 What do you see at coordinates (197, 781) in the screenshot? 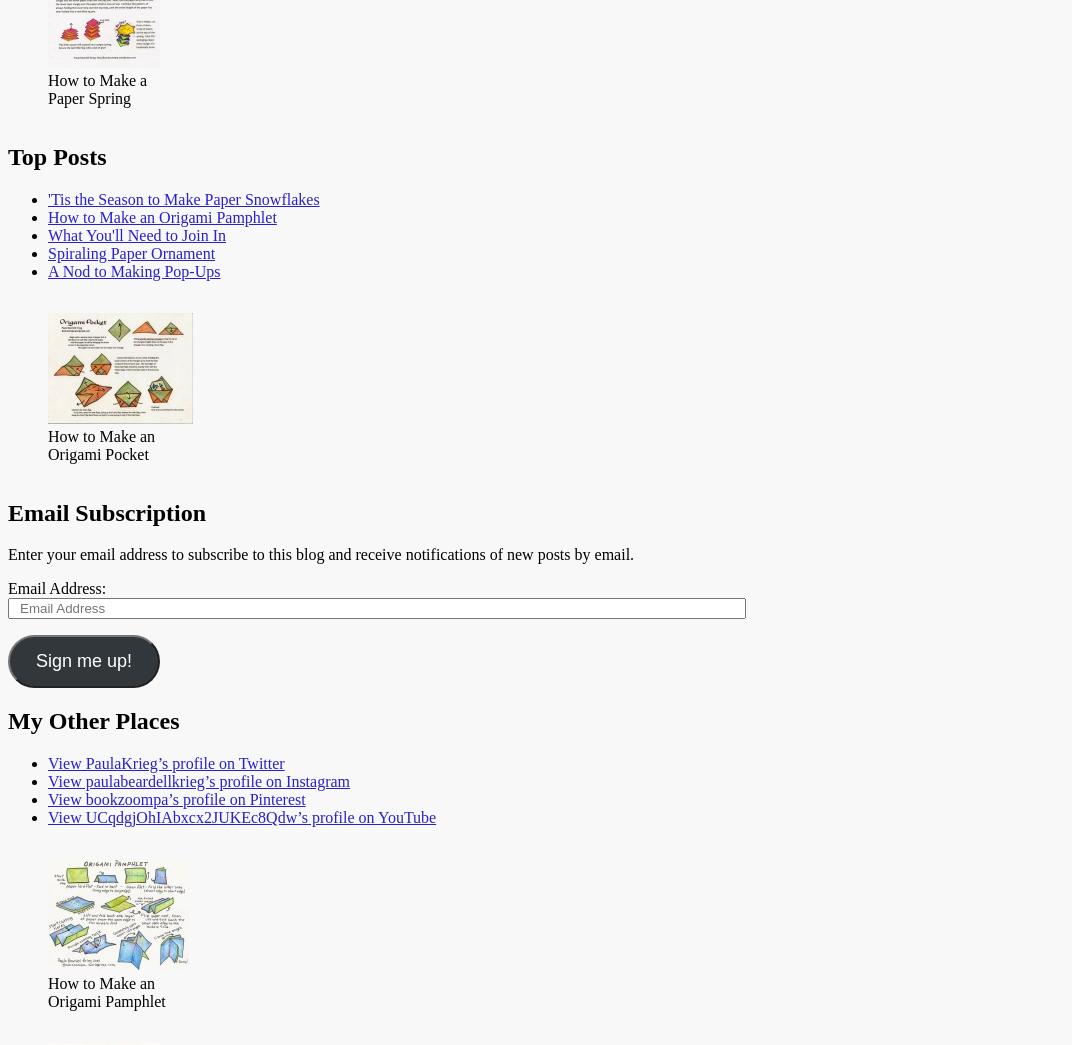
I see `'View paulabeardellkrieg’s profile on Instagram'` at bounding box center [197, 781].